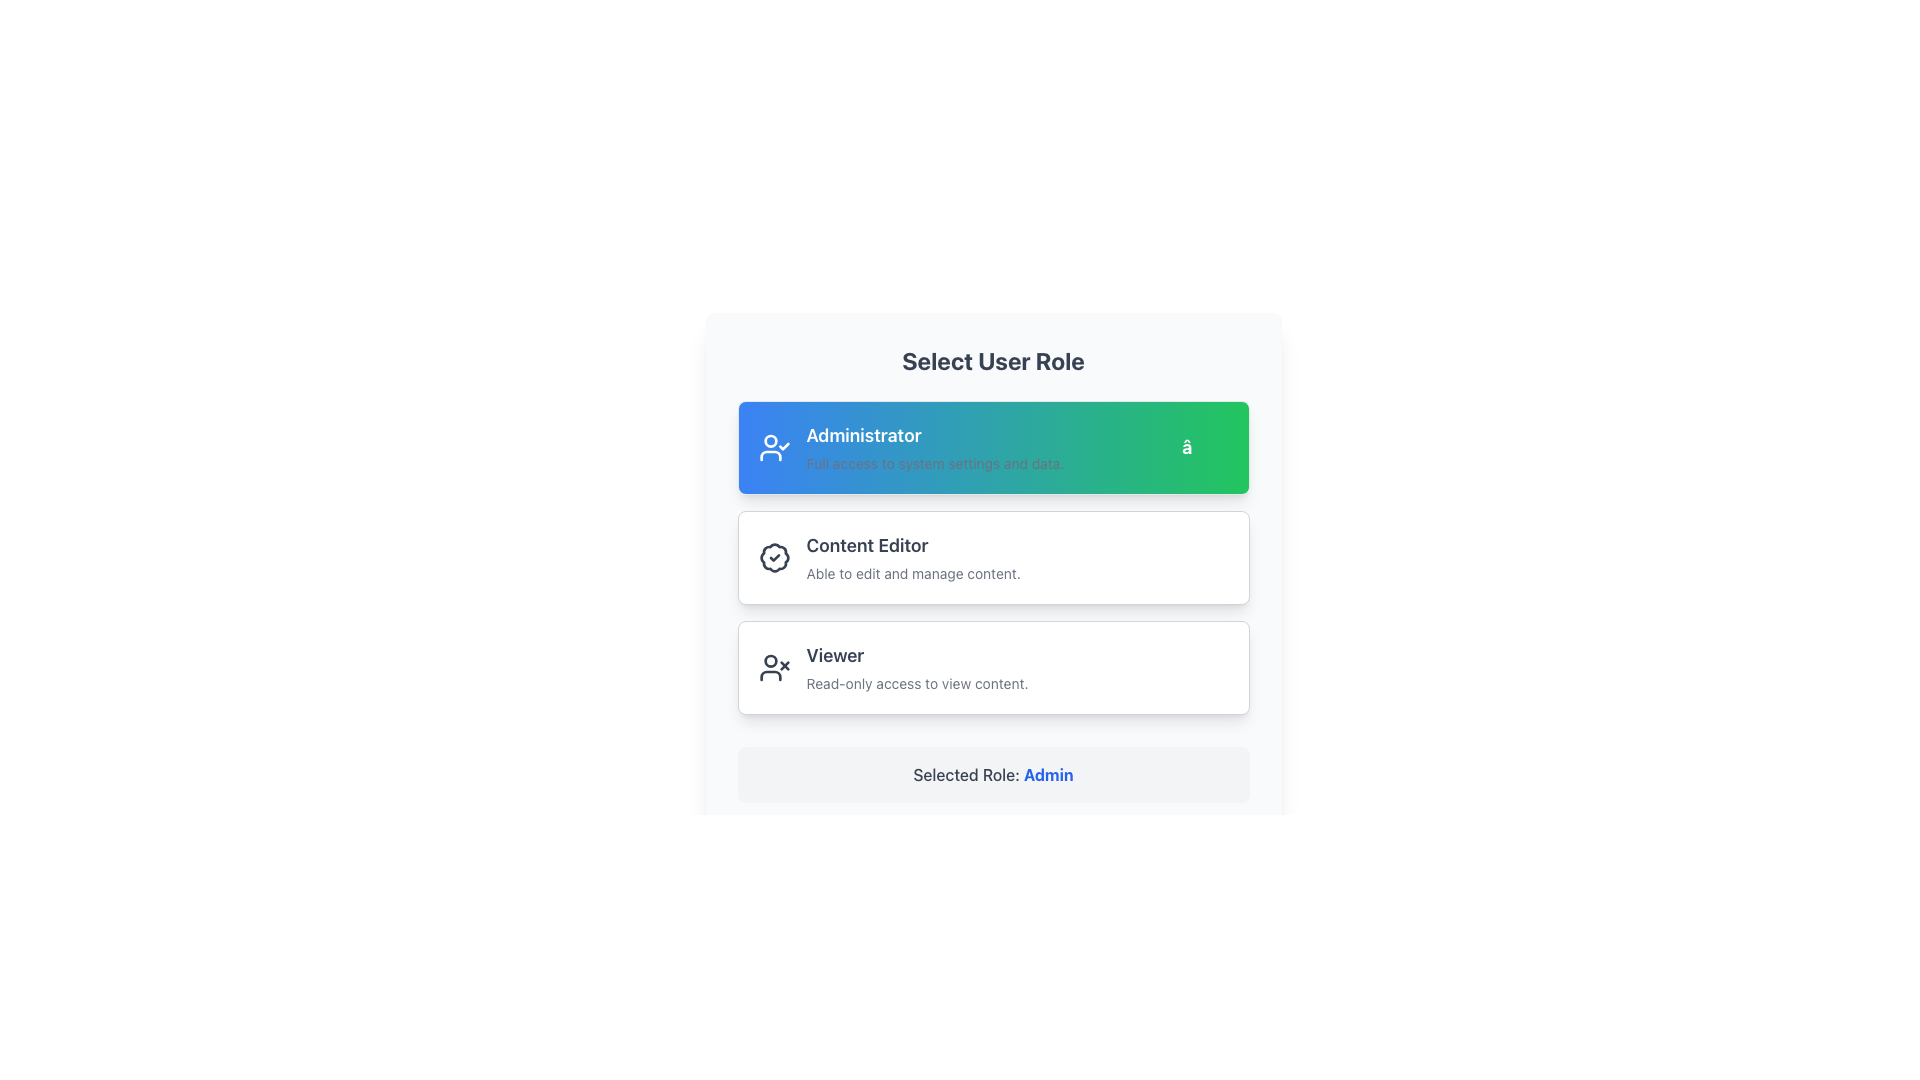 The image size is (1920, 1080). What do you see at coordinates (867, 545) in the screenshot?
I see `the 'Content Editor' text label element, which is styled in bold and slightly larger font, located above the description in the user role selection interface` at bounding box center [867, 545].